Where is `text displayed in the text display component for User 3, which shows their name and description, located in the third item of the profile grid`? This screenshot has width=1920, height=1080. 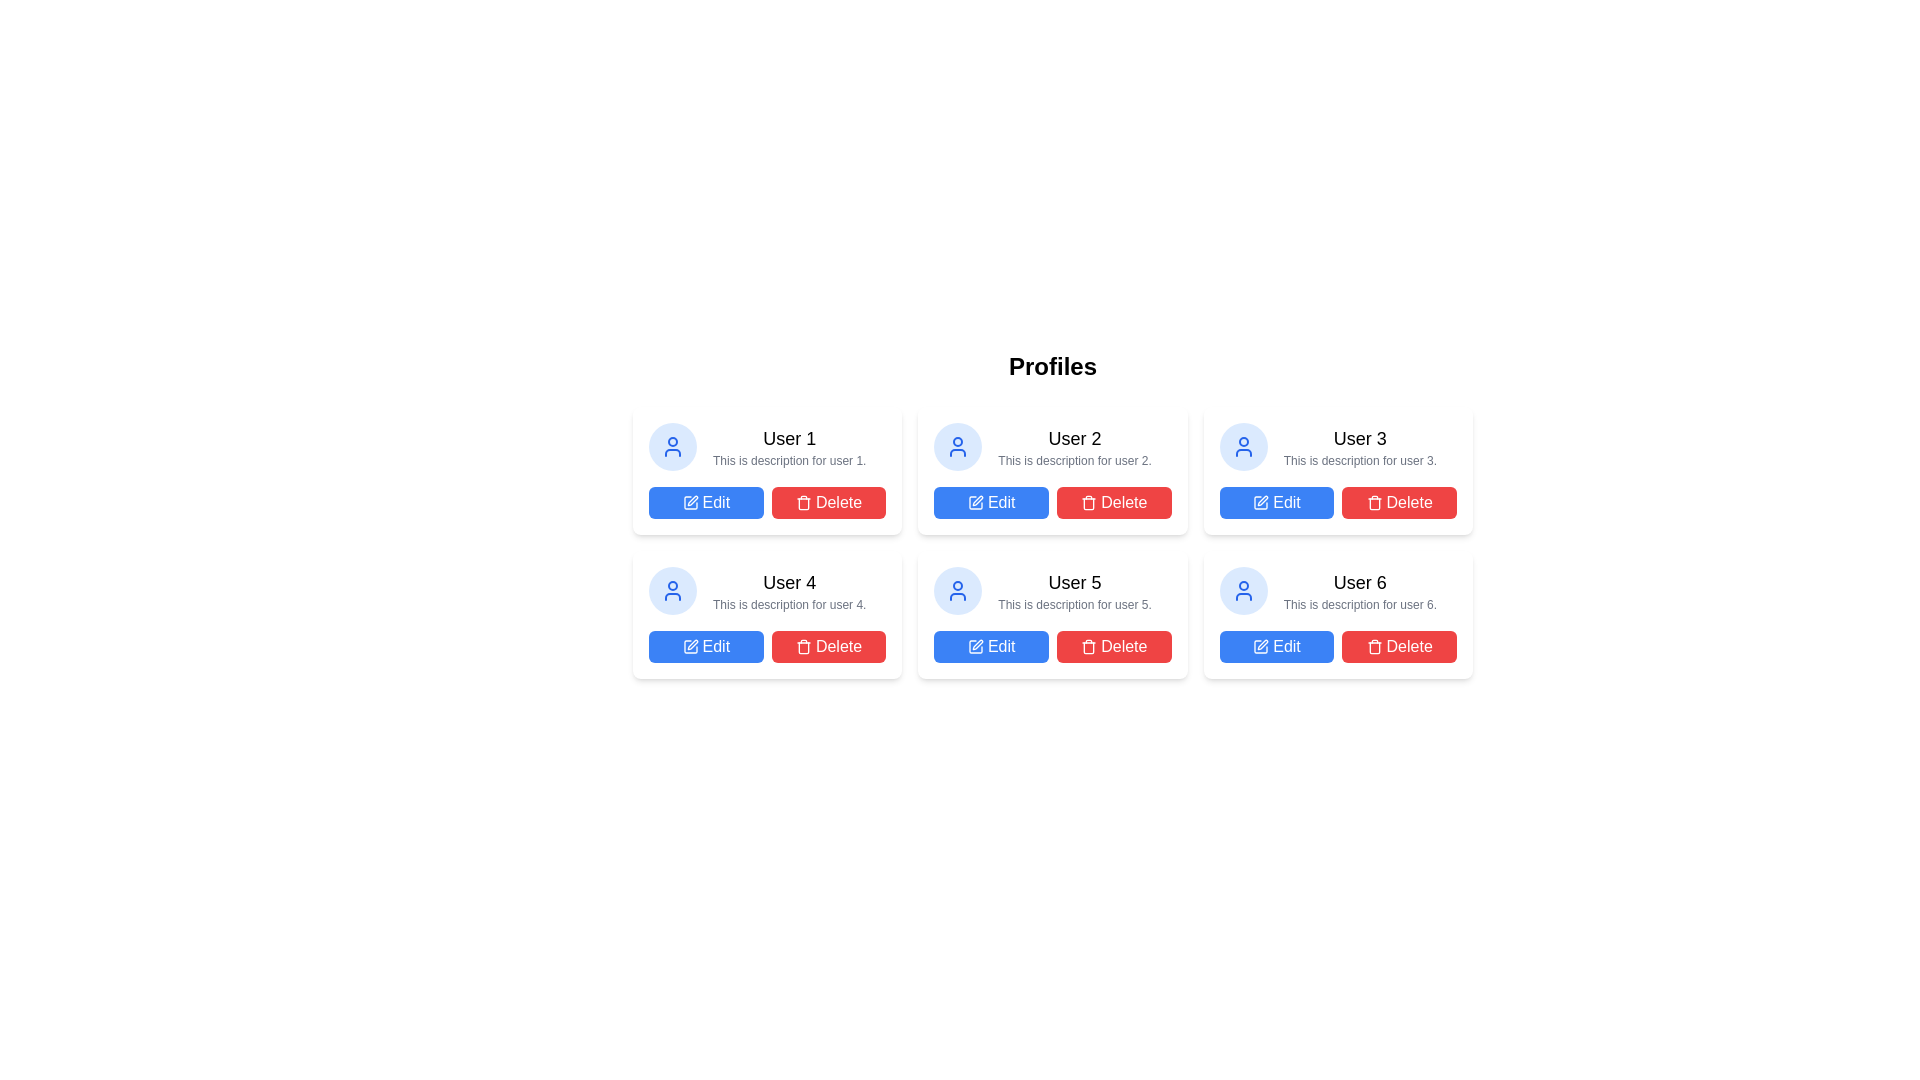 text displayed in the text display component for User 3, which shows their name and description, located in the third item of the profile grid is located at coordinates (1338, 446).